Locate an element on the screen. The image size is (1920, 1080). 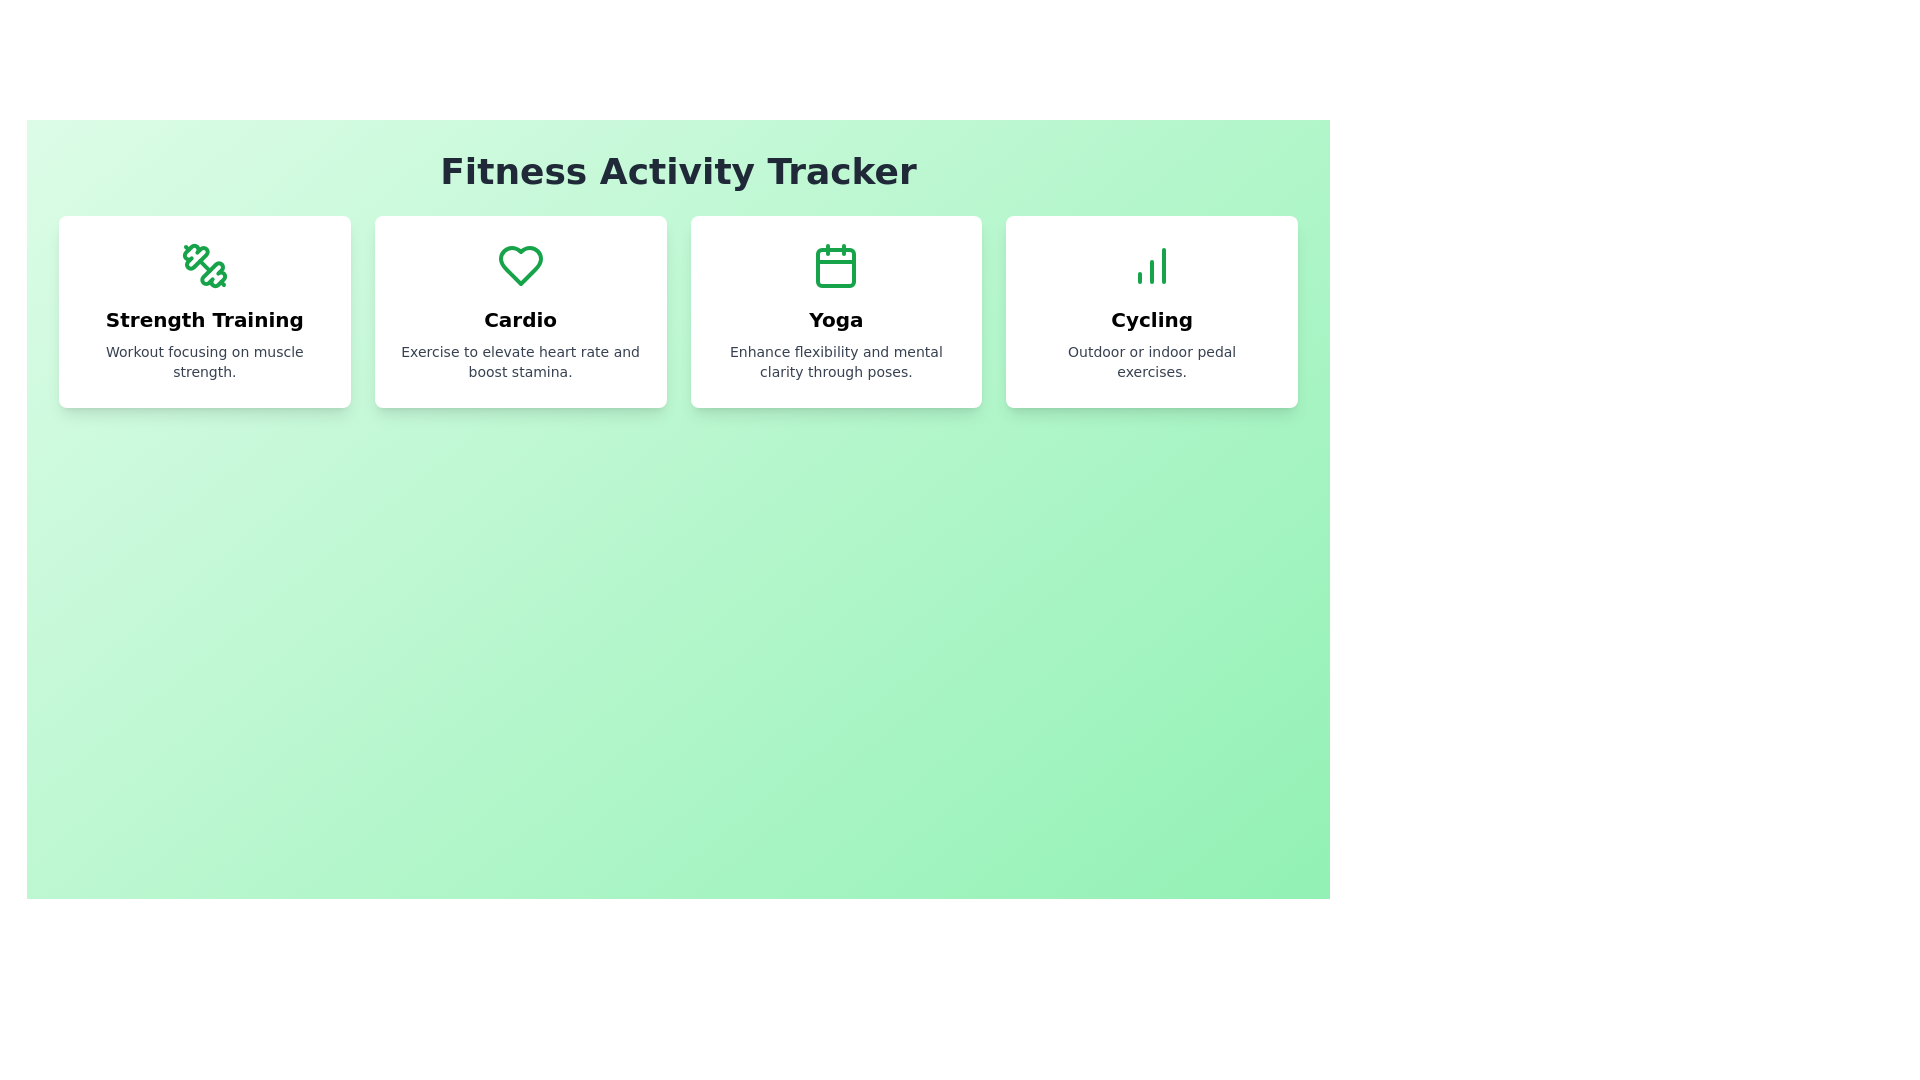
the supporting information text about 'Cycling' located below the 'Cycling' title in the 'Fitness Activity Tracker' grid is located at coordinates (1152, 362).